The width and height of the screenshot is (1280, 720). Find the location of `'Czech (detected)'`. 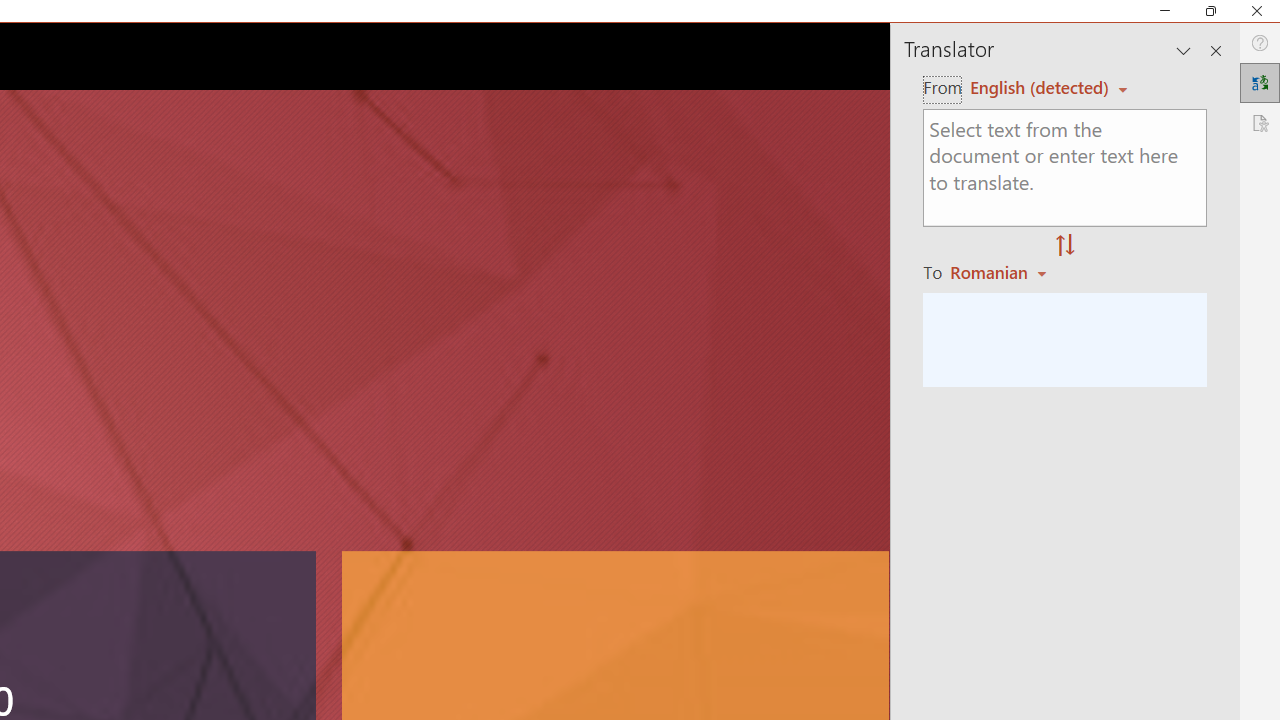

'Czech (detected)' is located at coordinates (1040, 86).